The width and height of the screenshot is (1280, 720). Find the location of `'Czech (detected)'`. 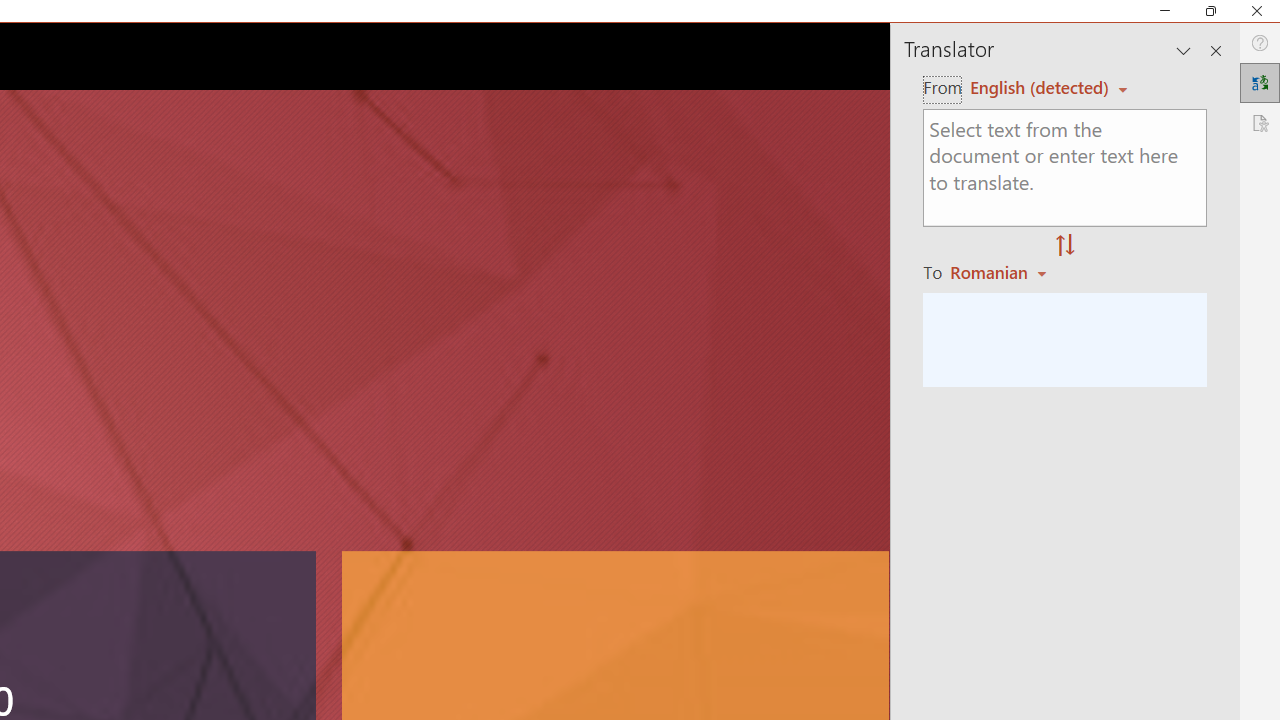

'Czech (detected)' is located at coordinates (1040, 86).